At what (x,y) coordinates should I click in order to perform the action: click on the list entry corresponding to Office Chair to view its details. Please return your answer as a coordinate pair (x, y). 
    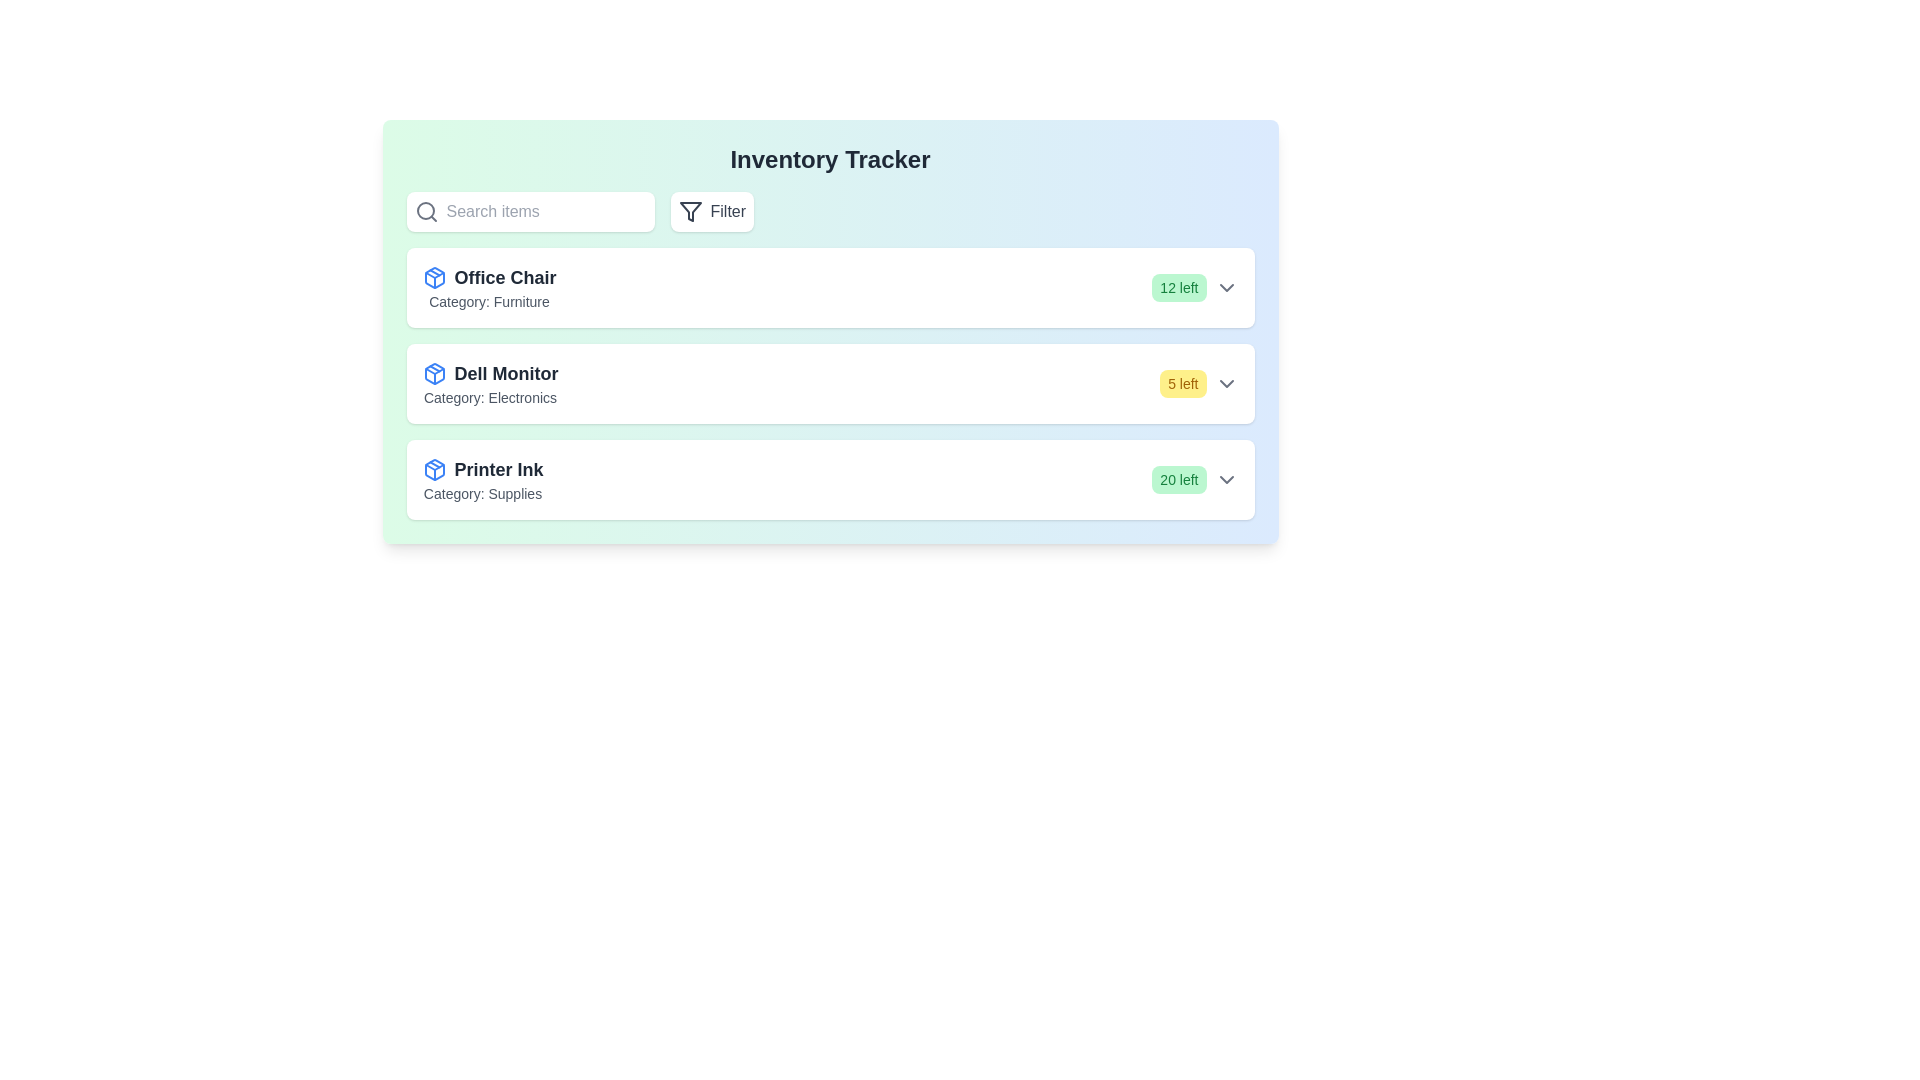
    Looking at the image, I should click on (830, 288).